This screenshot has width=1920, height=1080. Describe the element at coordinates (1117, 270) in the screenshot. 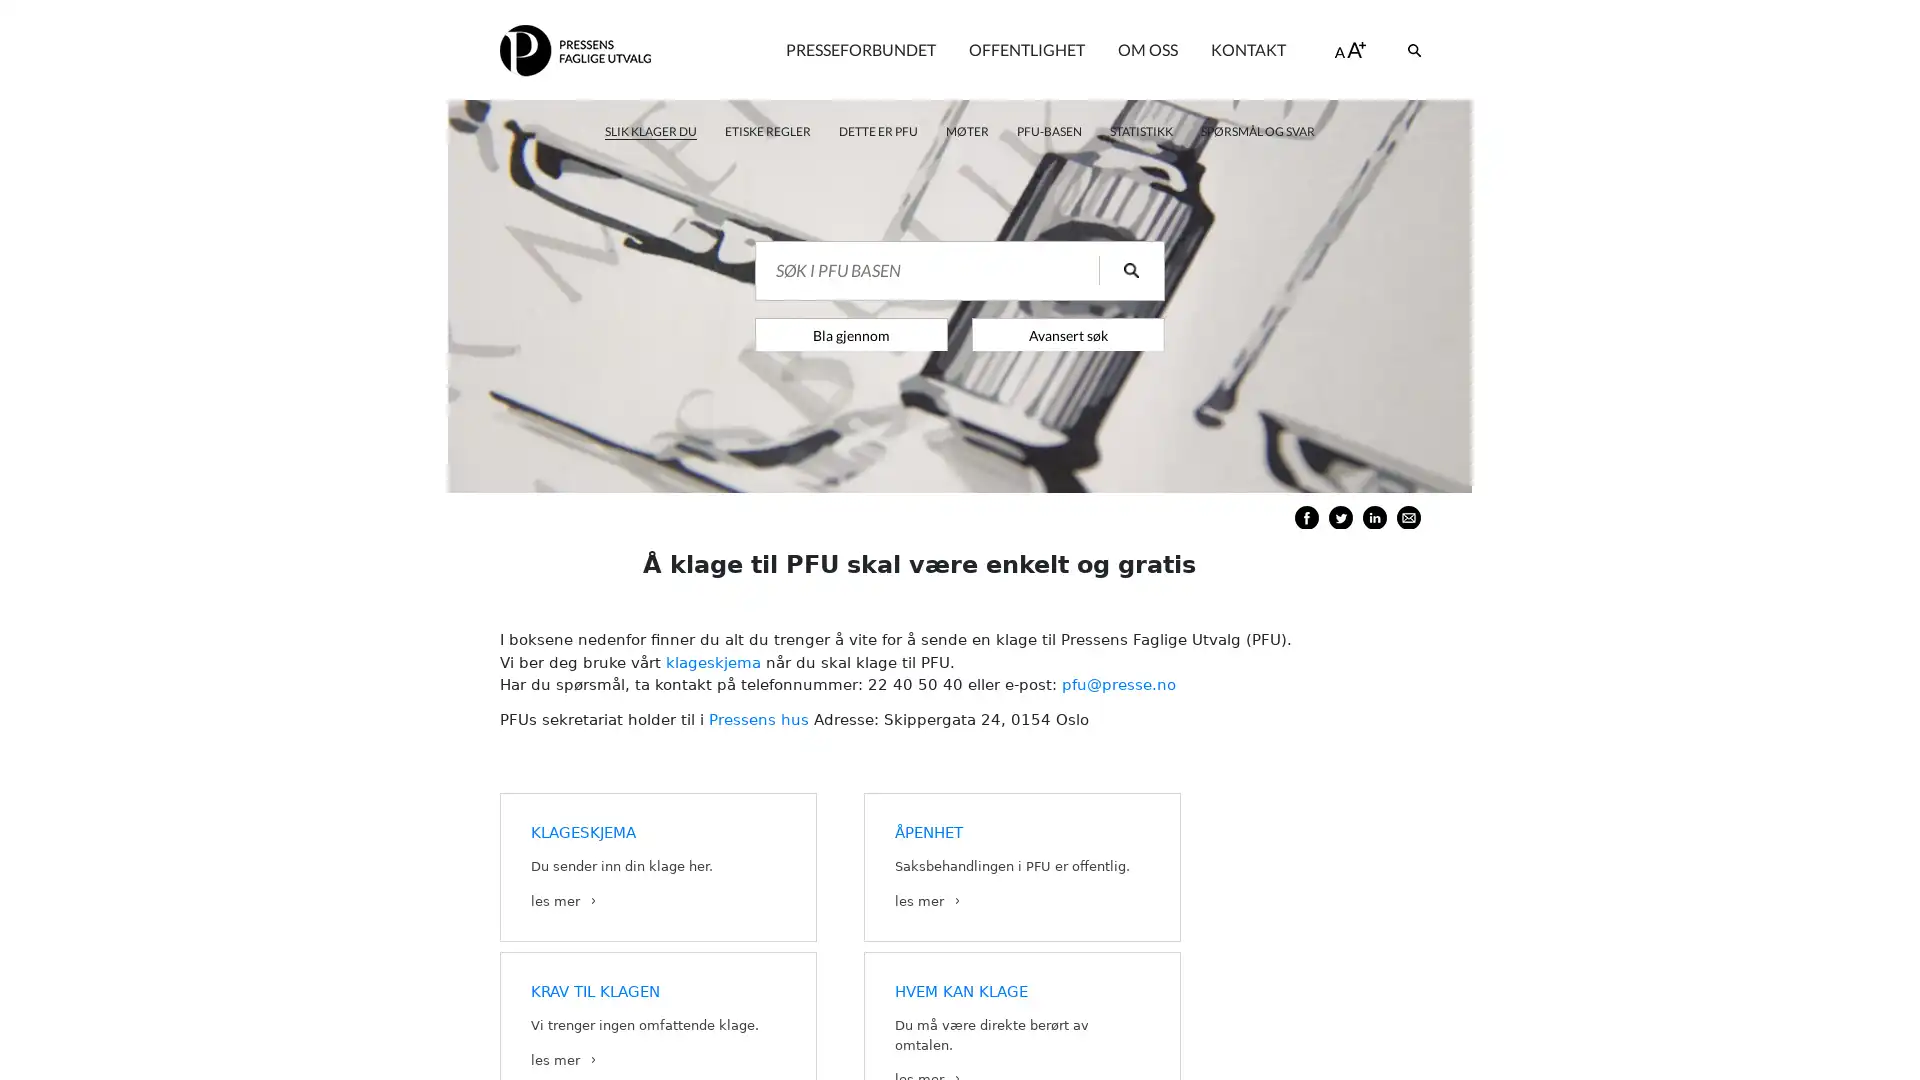

I see `Sk` at that location.